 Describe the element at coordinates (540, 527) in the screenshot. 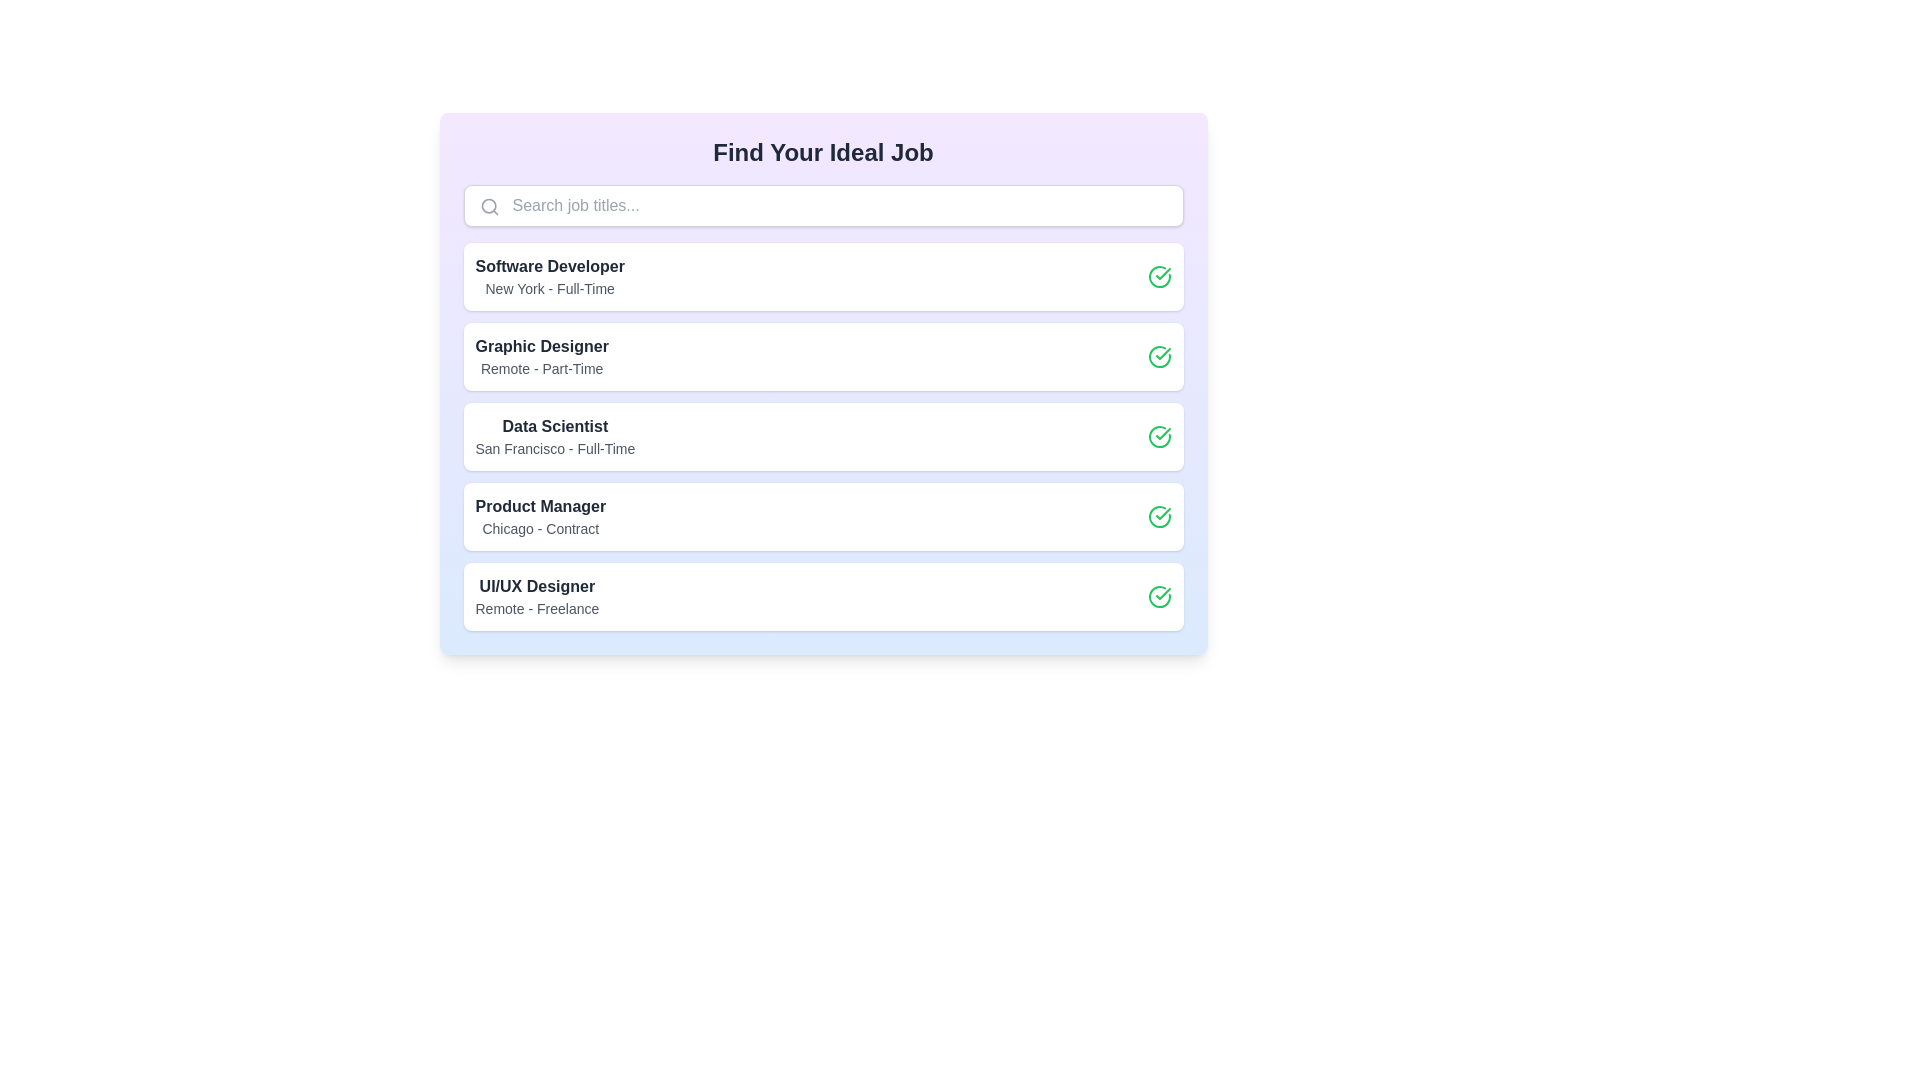

I see `the text label displaying 'Chicago - Contract', which is styled in gray and positioned below the 'Product Manager' text` at that location.